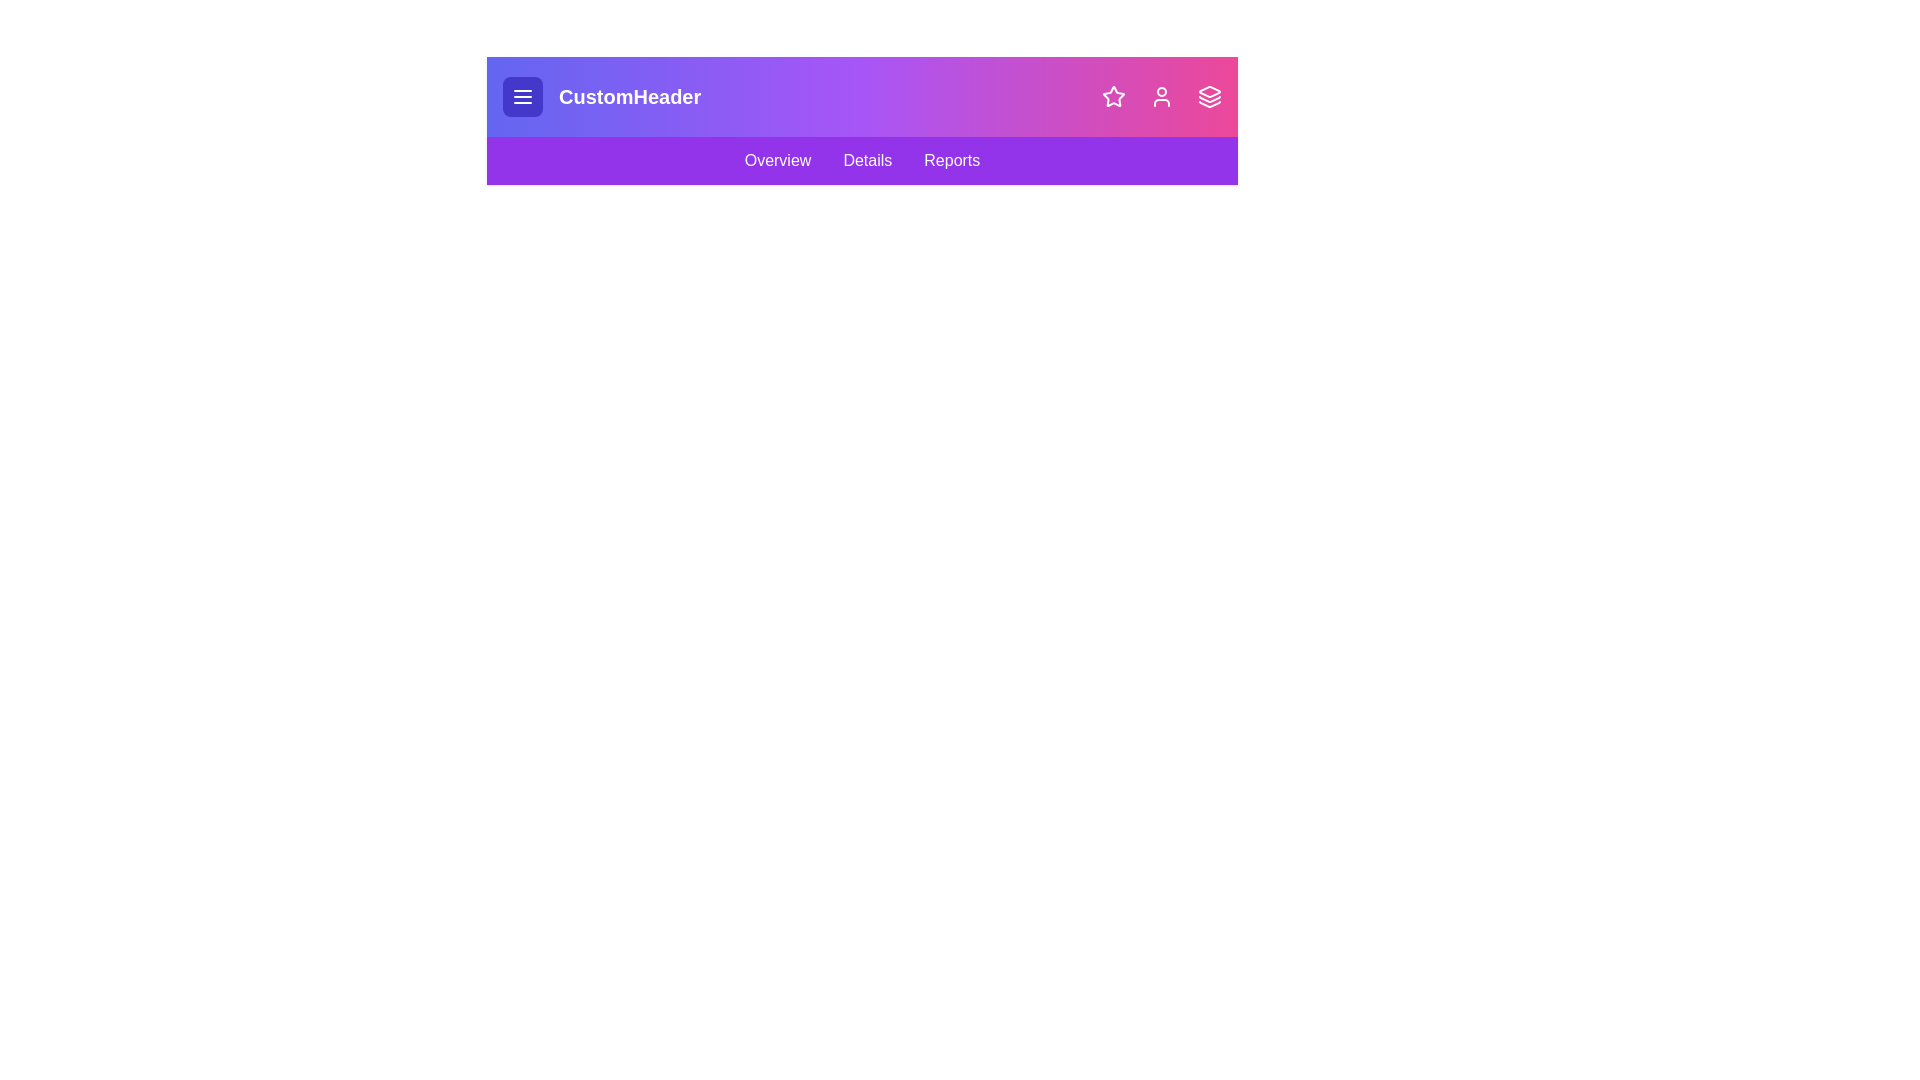  Describe the element at coordinates (1208, 96) in the screenshot. I see `the layers icon to open additional options` at that location.